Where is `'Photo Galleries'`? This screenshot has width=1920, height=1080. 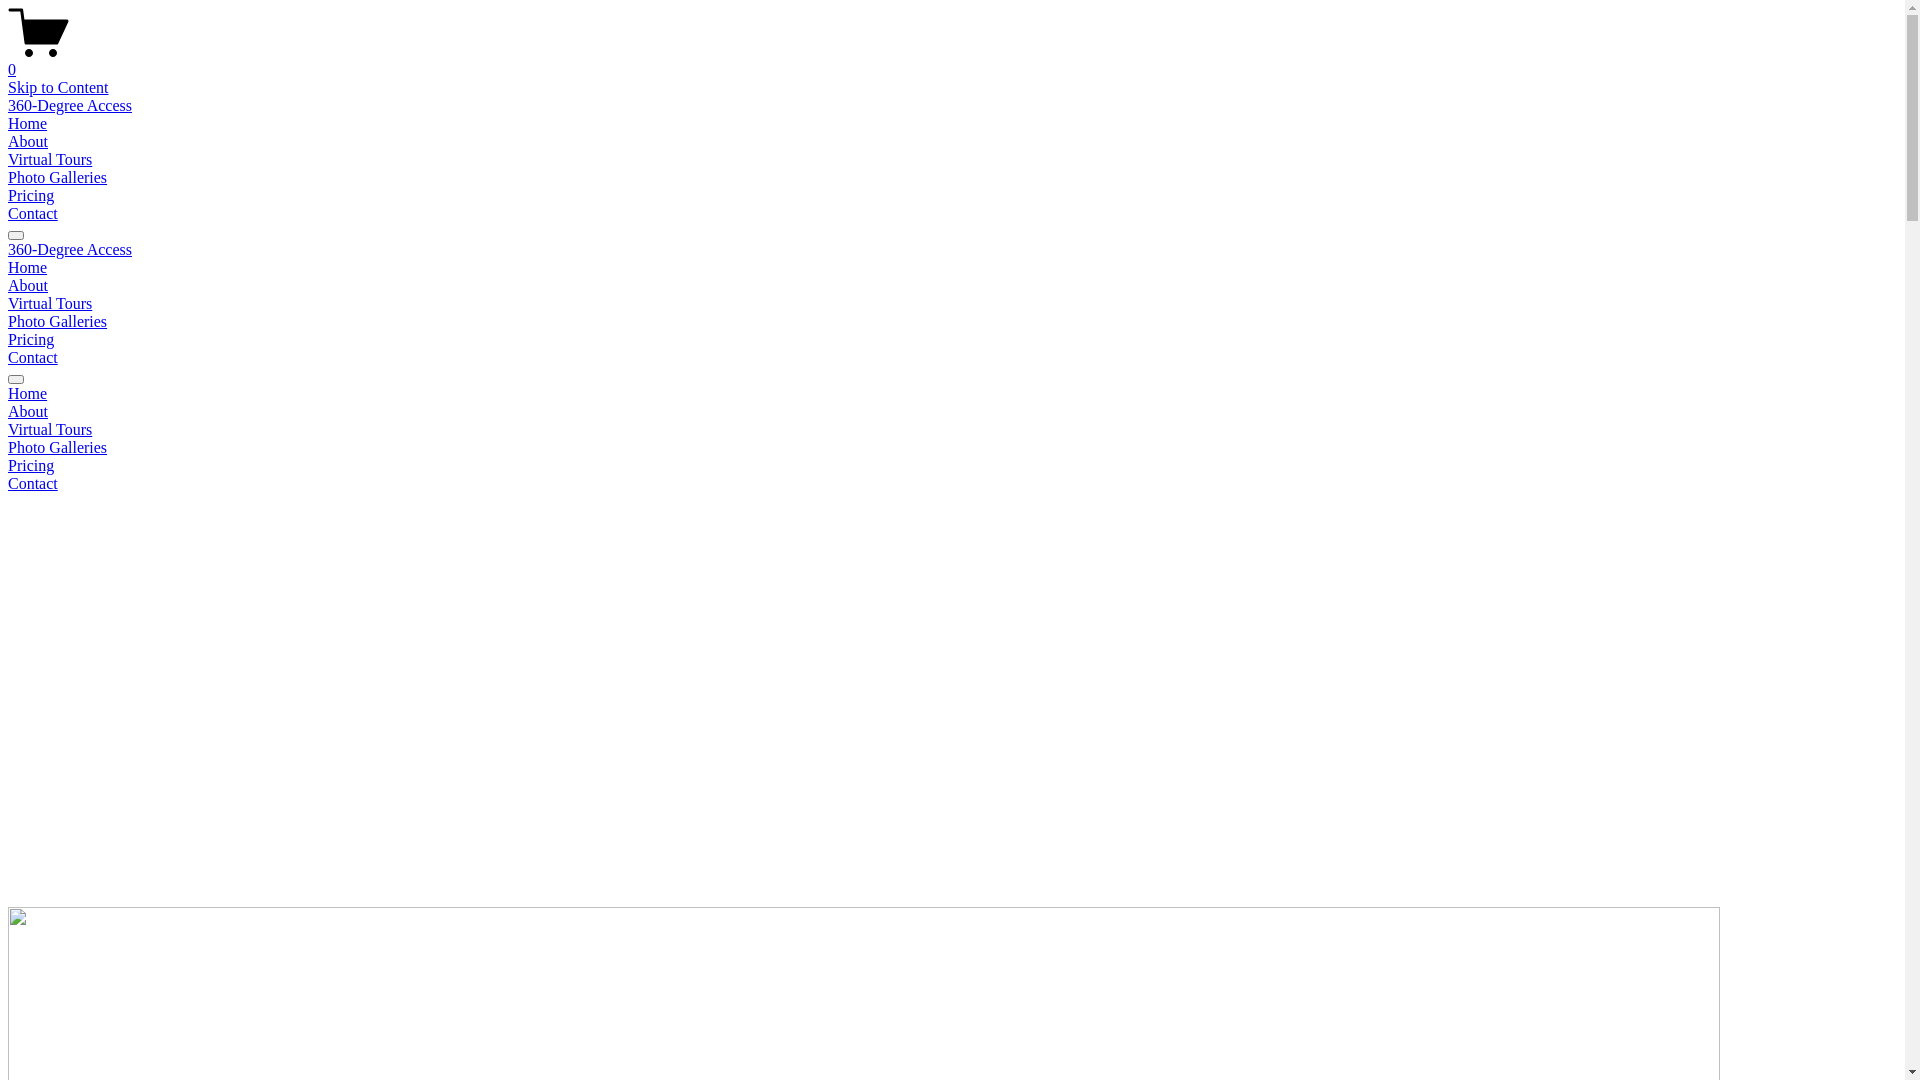 'Photo Galleries' is located at coordinates (951, 446).